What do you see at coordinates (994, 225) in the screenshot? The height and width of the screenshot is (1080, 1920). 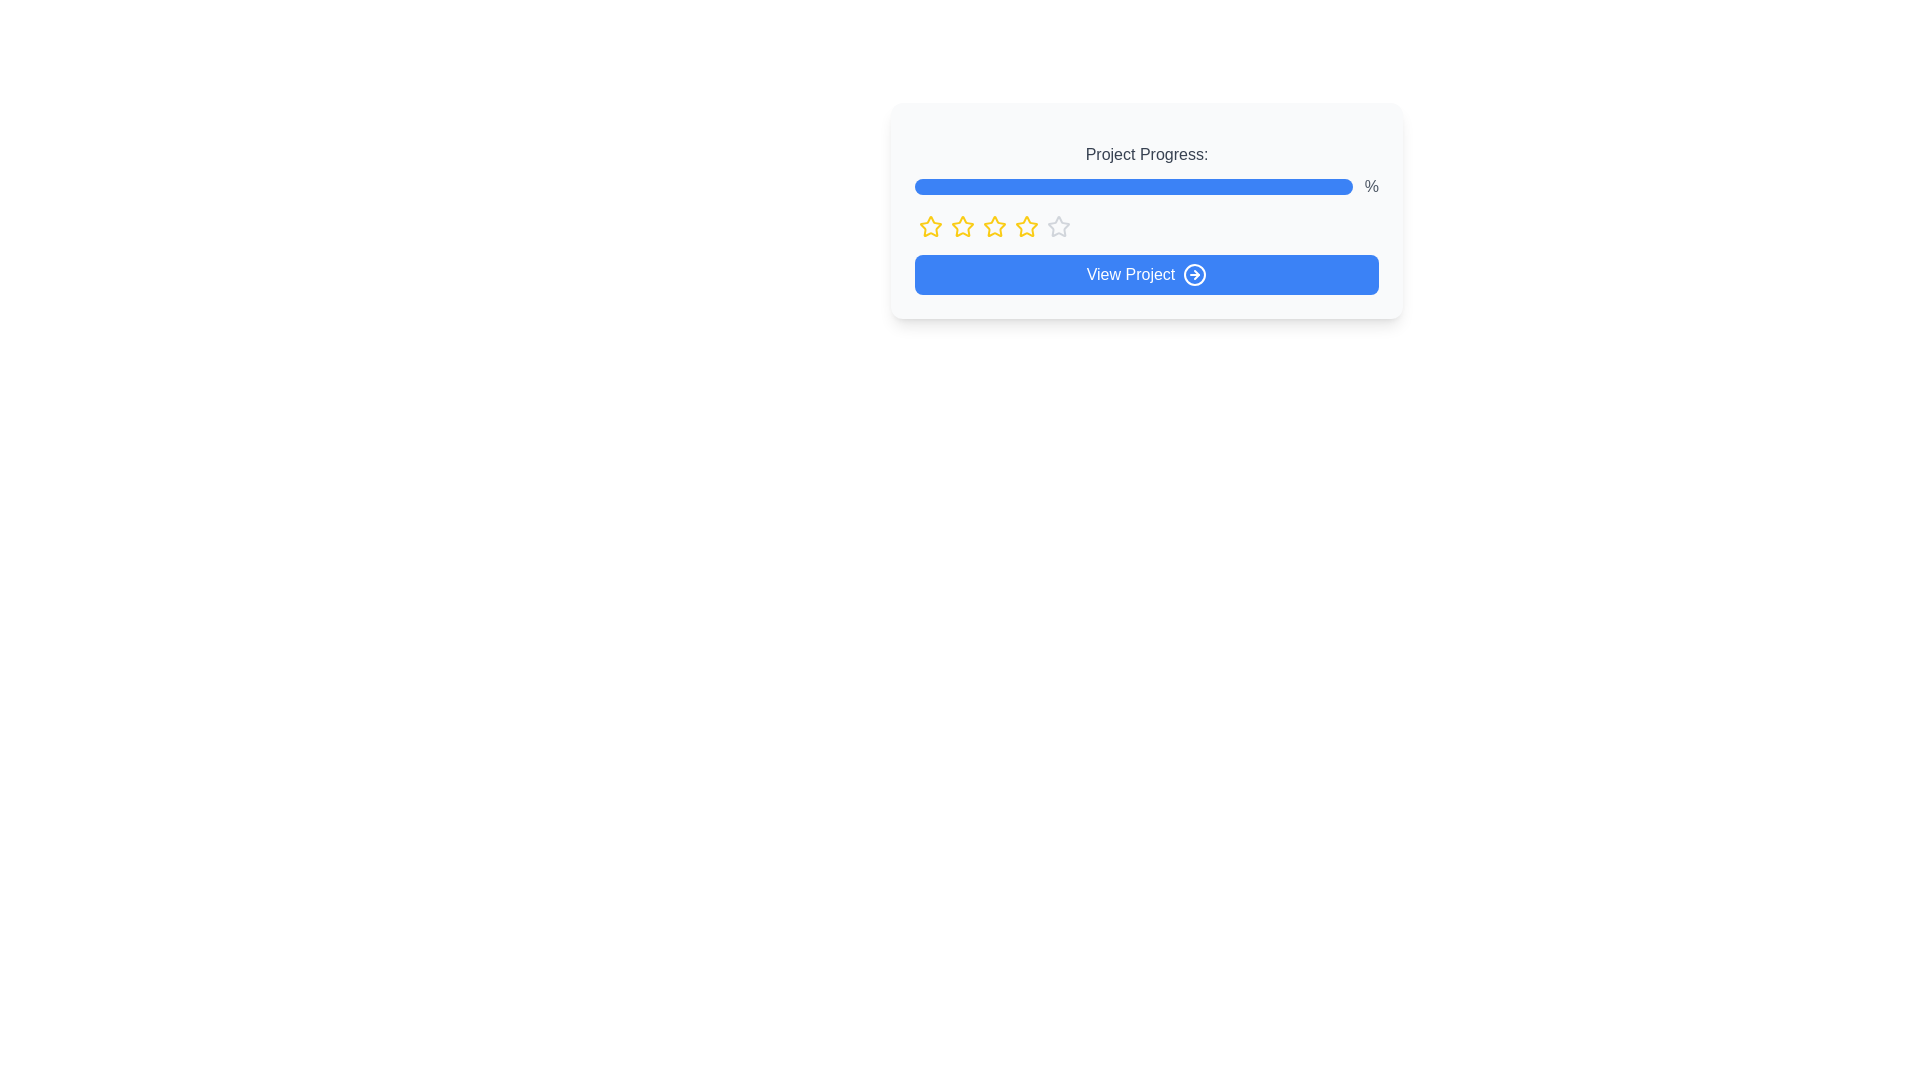 I see `the third star in the five-star rating system` at bounding box center [994, 225].